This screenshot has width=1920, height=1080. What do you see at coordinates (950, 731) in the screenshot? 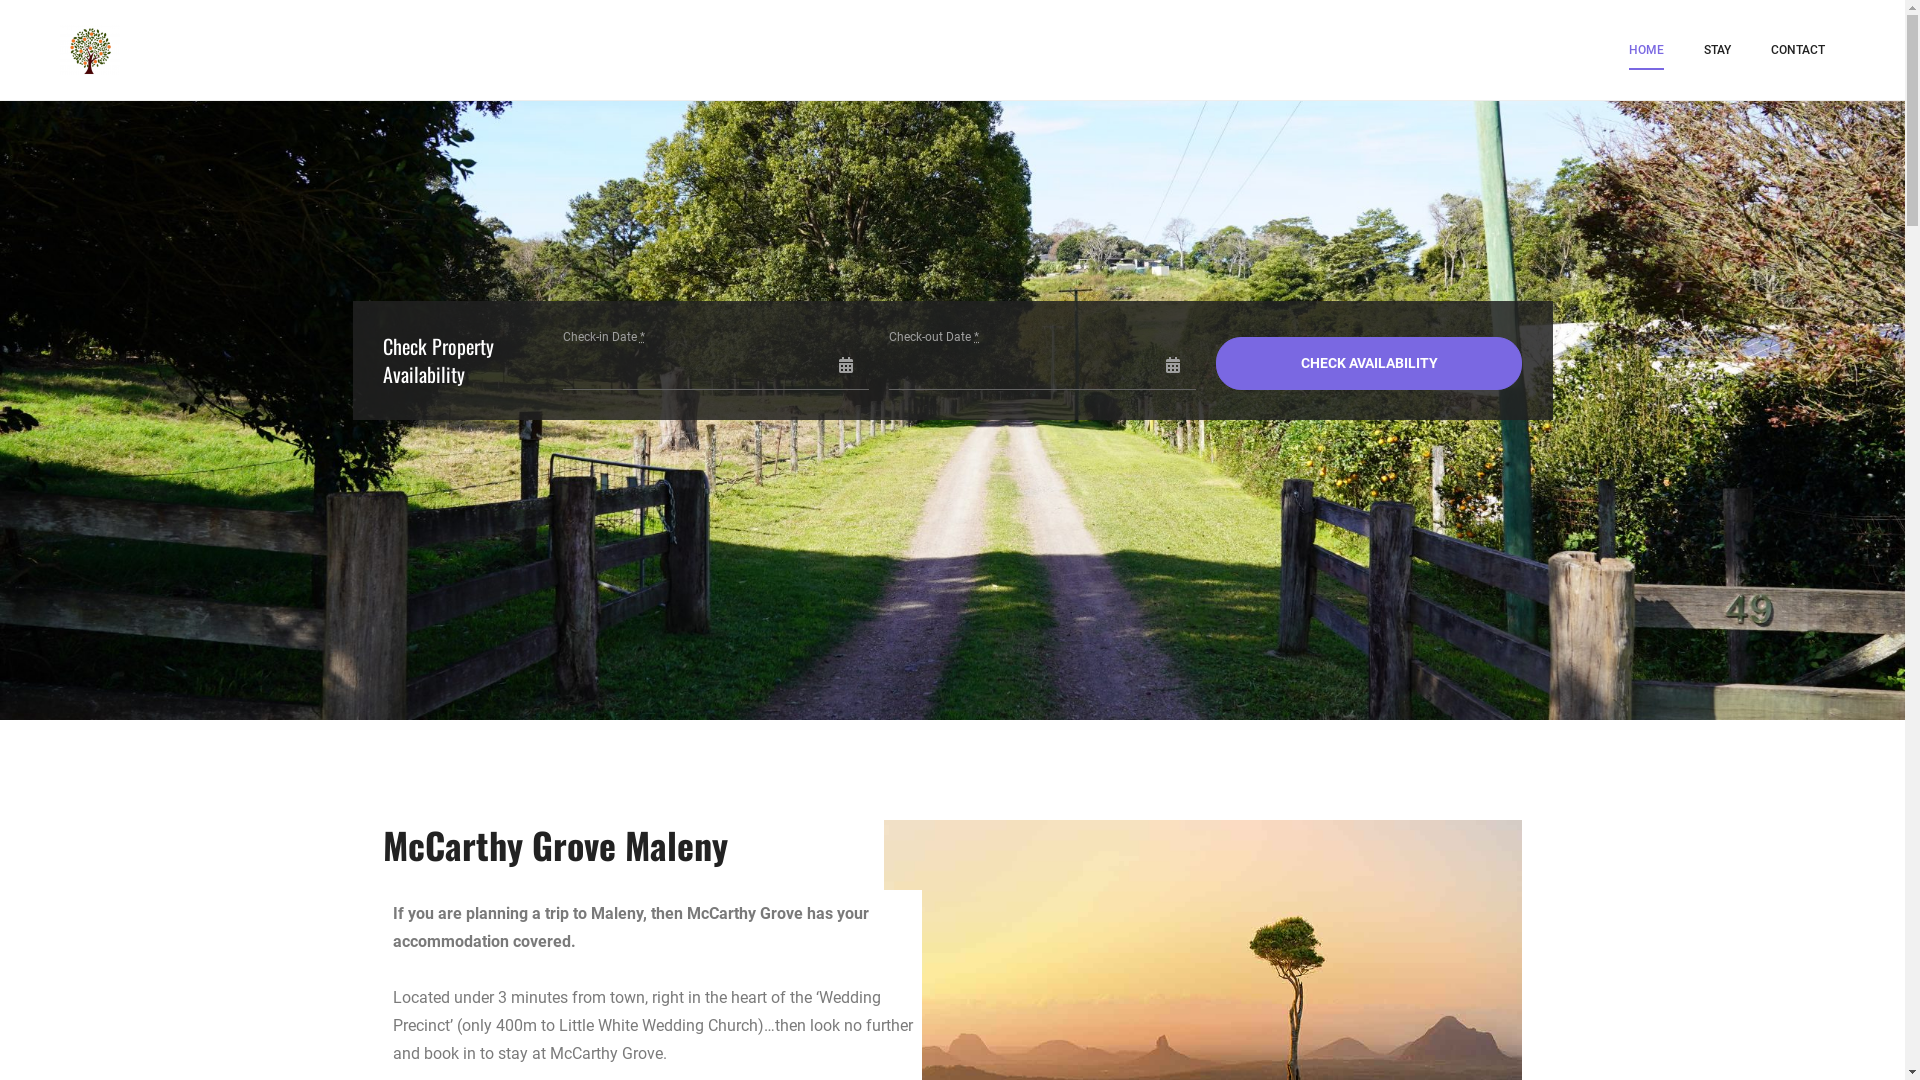
I see `'info@mccarthygrove.com.au'` at bounding box center [950, 731].